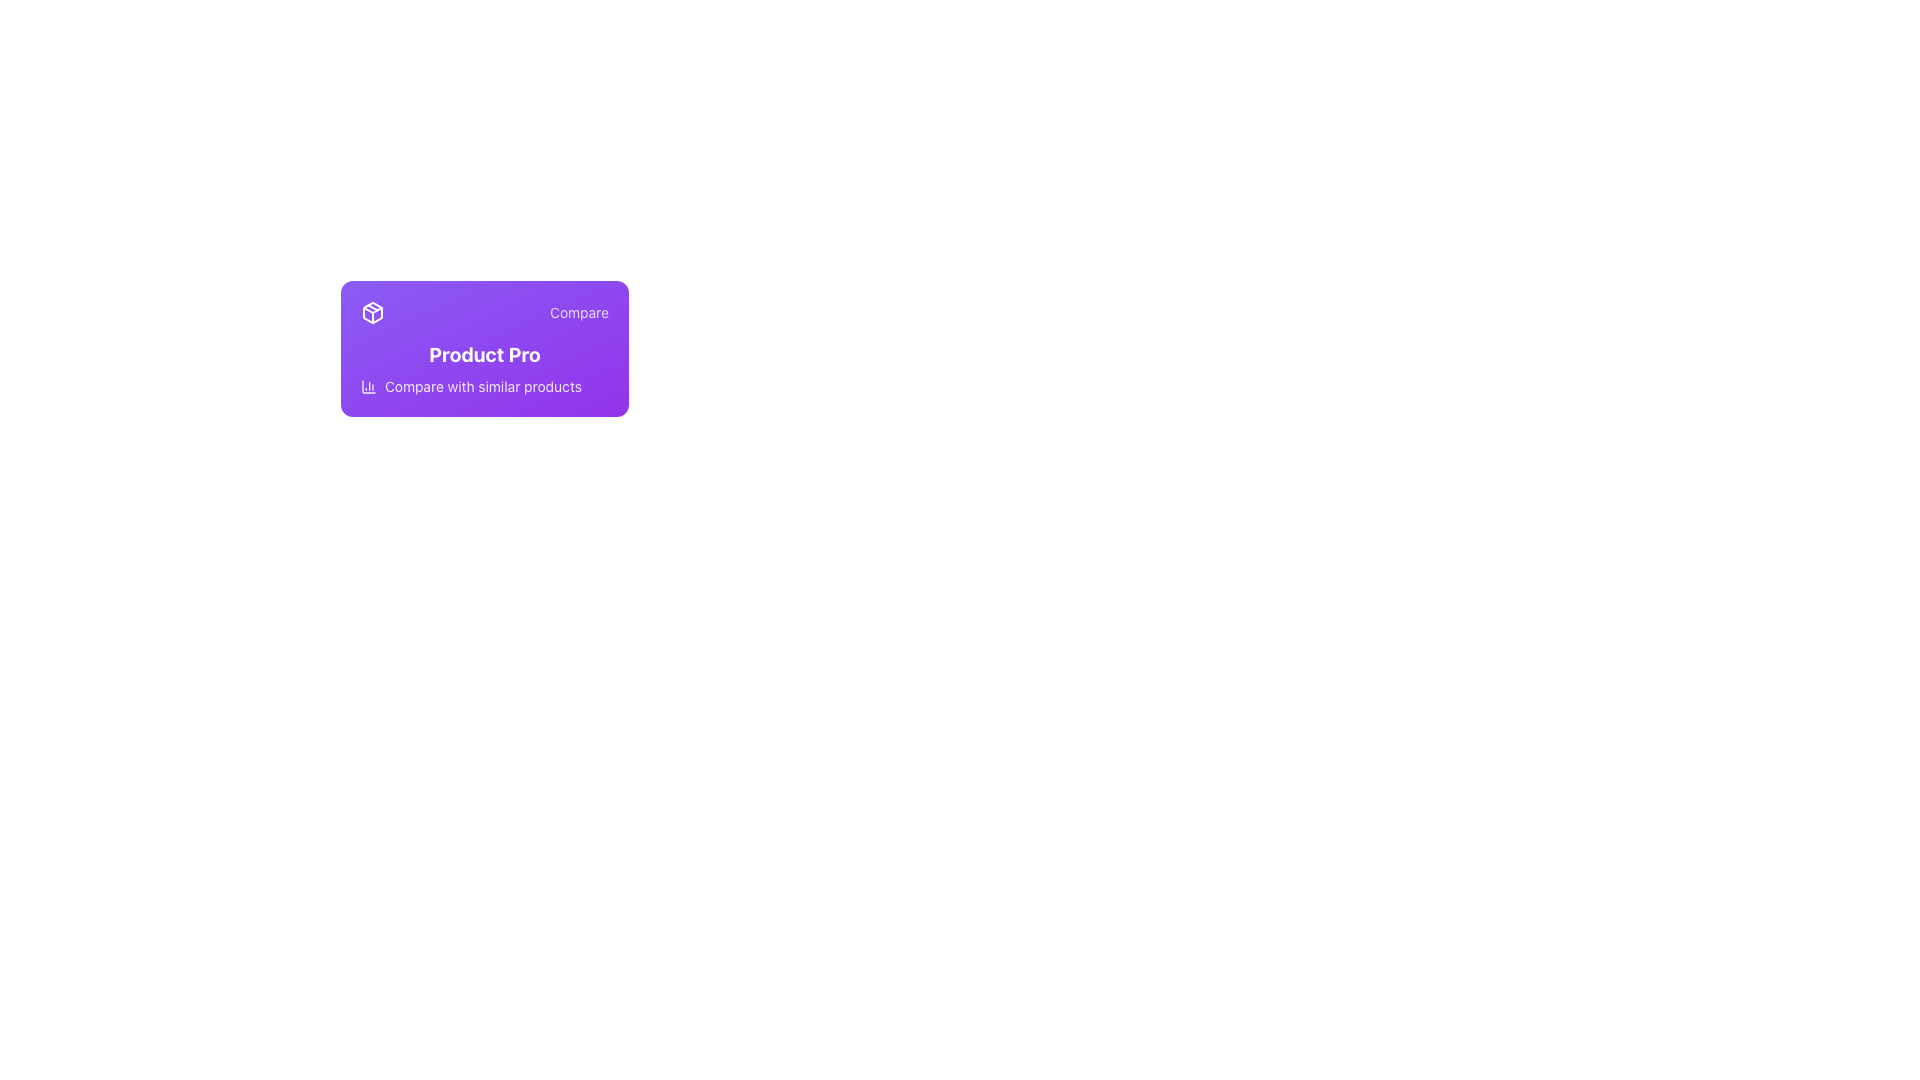 The width and height of the screenshot is (1920, 1080). What do you see at coordinates (483, 386) in the screenshot?
I see `the text label that reads 'Compare with similar products', which is styled in white font on a violet background and is located below the title 'Product Pro' within a card design` at bounding box center [483, 386].